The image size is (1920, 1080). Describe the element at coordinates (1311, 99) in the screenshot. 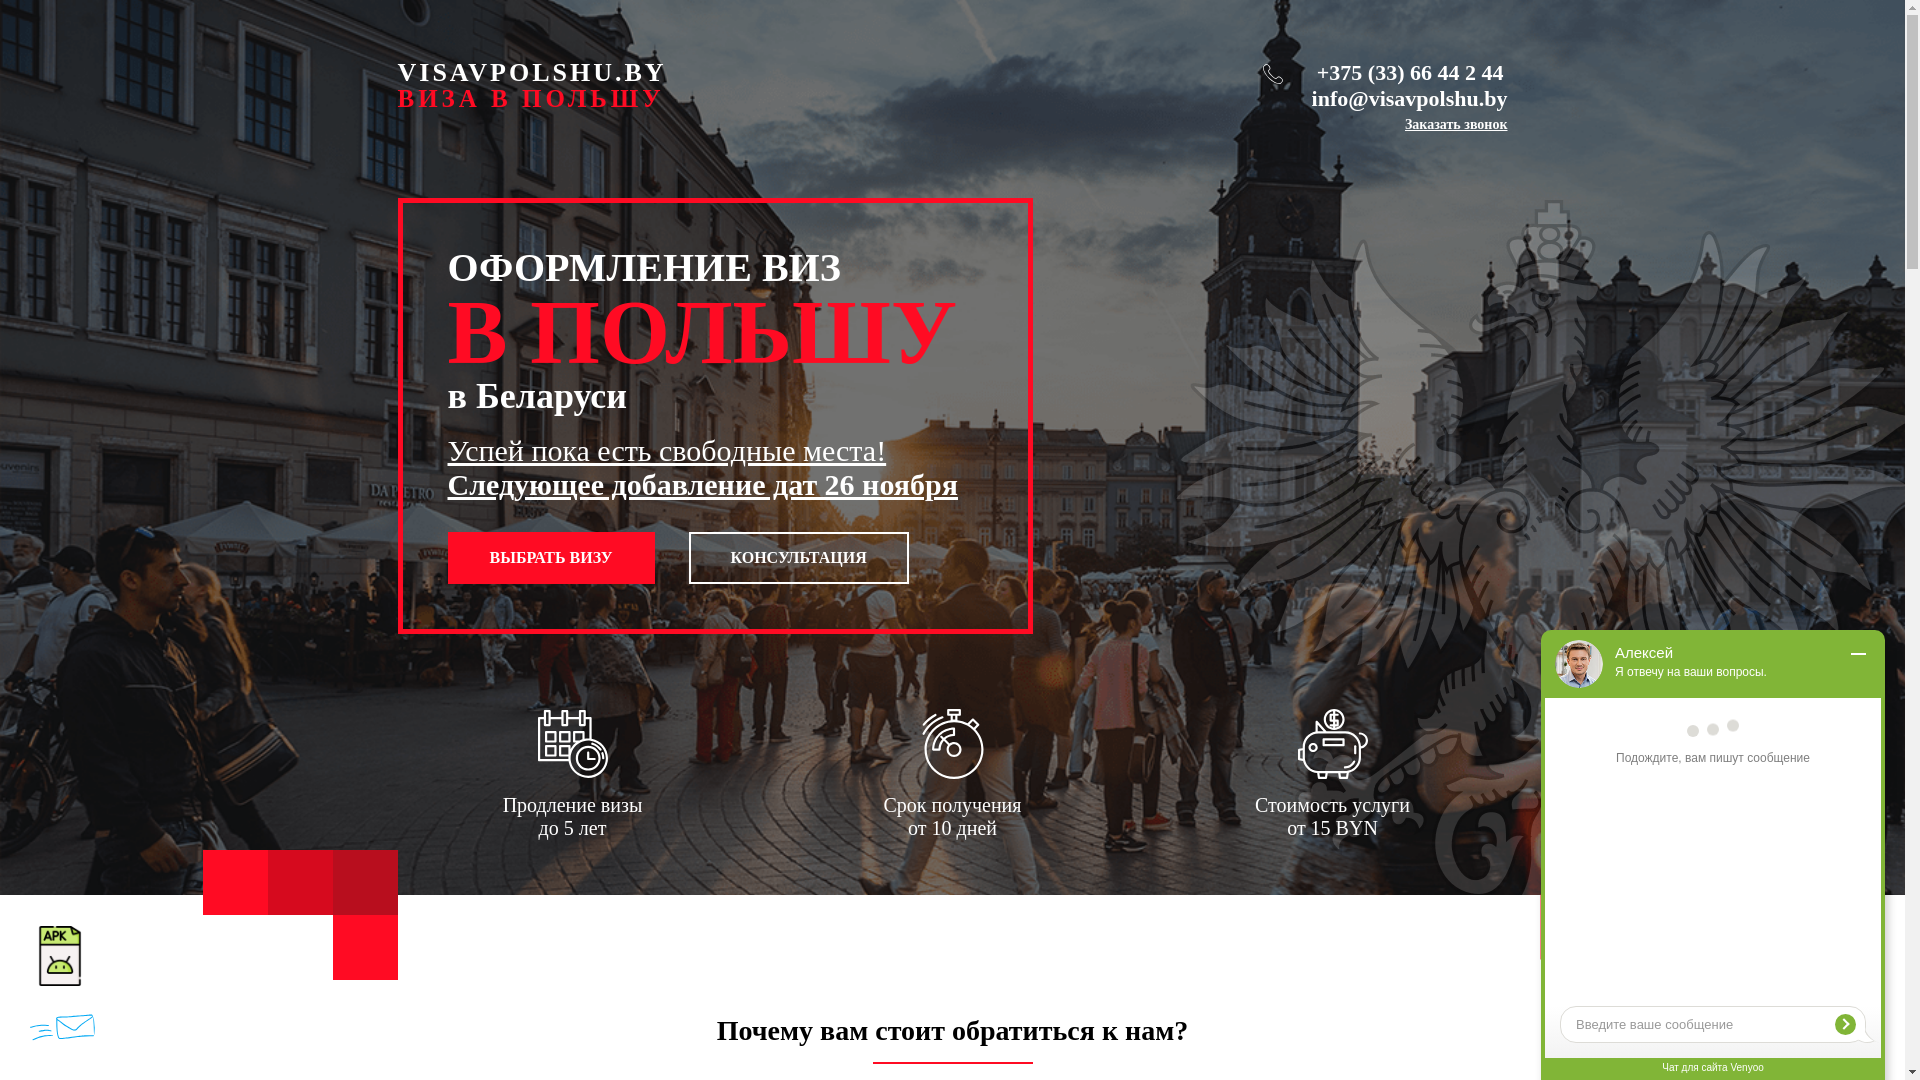

I see `'info@visavpolshu.by'` at that location.